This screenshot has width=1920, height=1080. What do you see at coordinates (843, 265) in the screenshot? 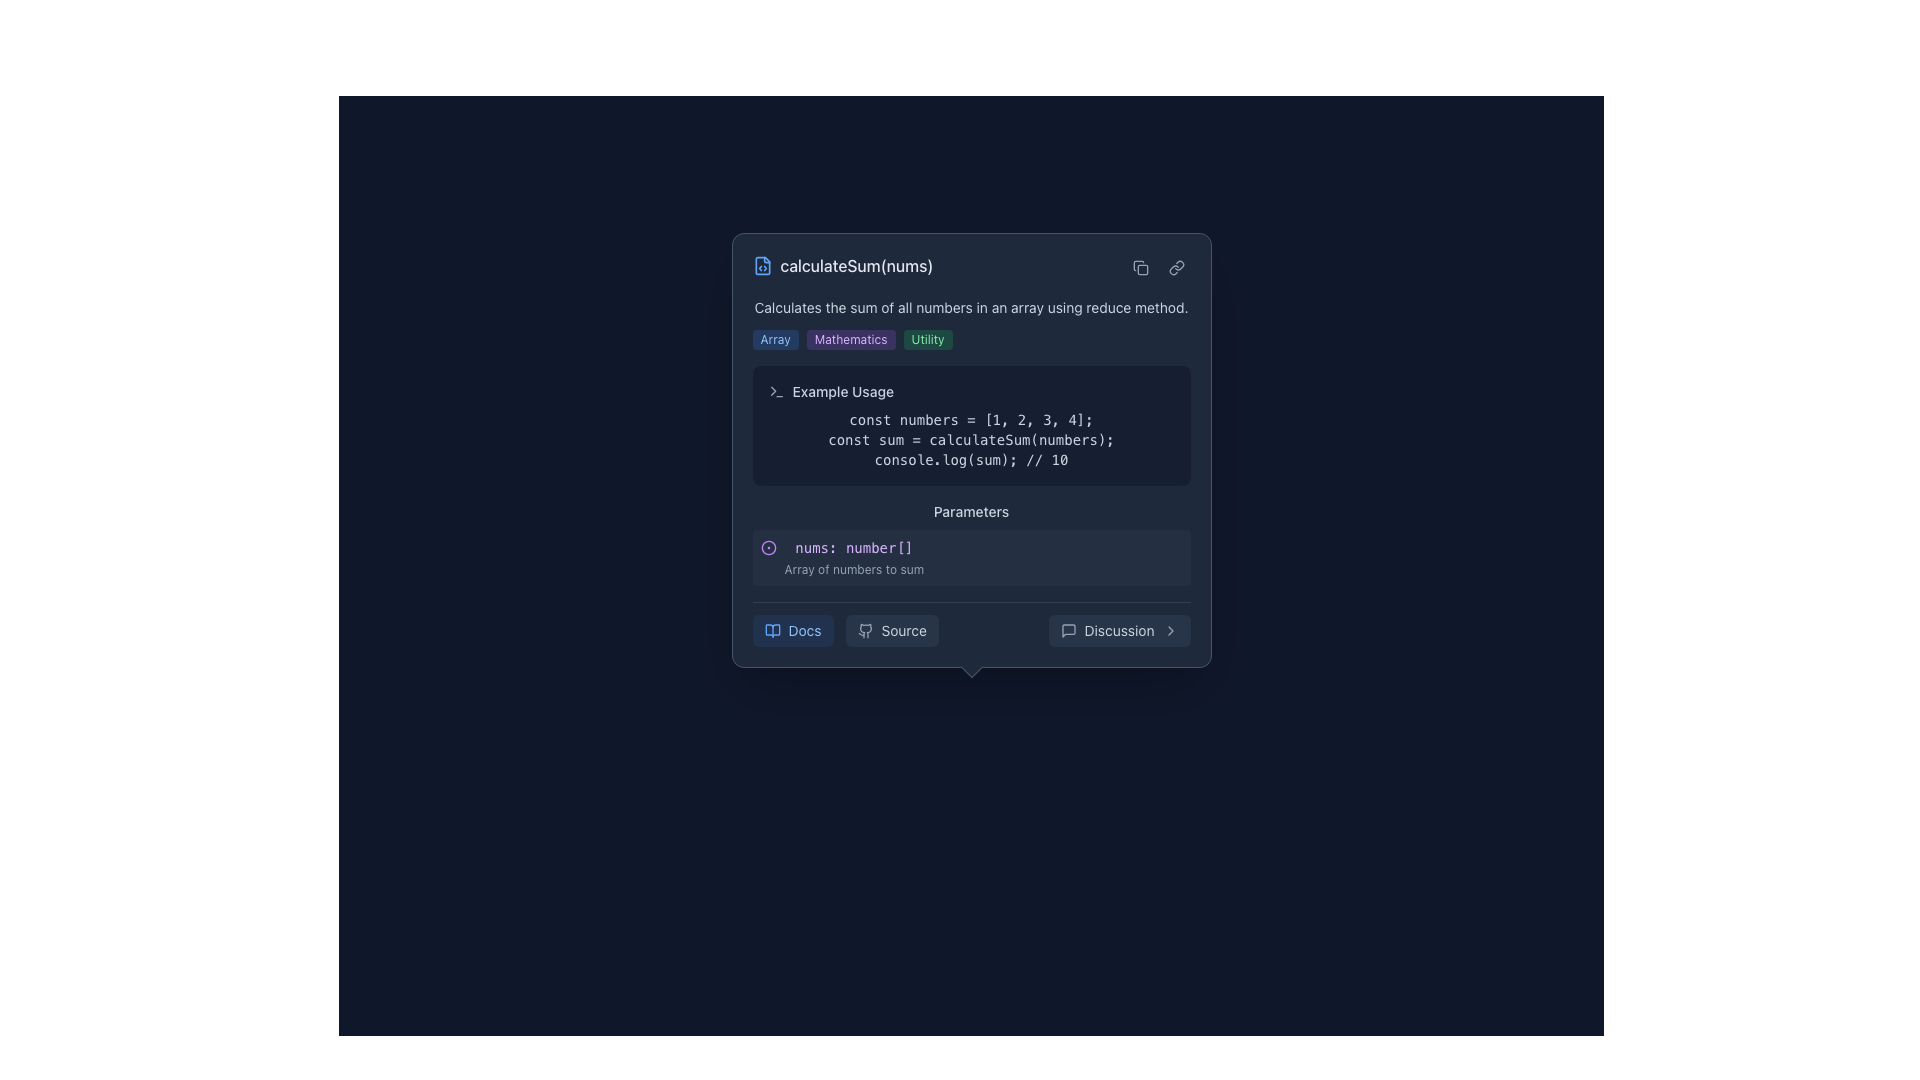
I see `function name displayed in the Label with an icon located at the top of the component` at bounding box center [843, 265].